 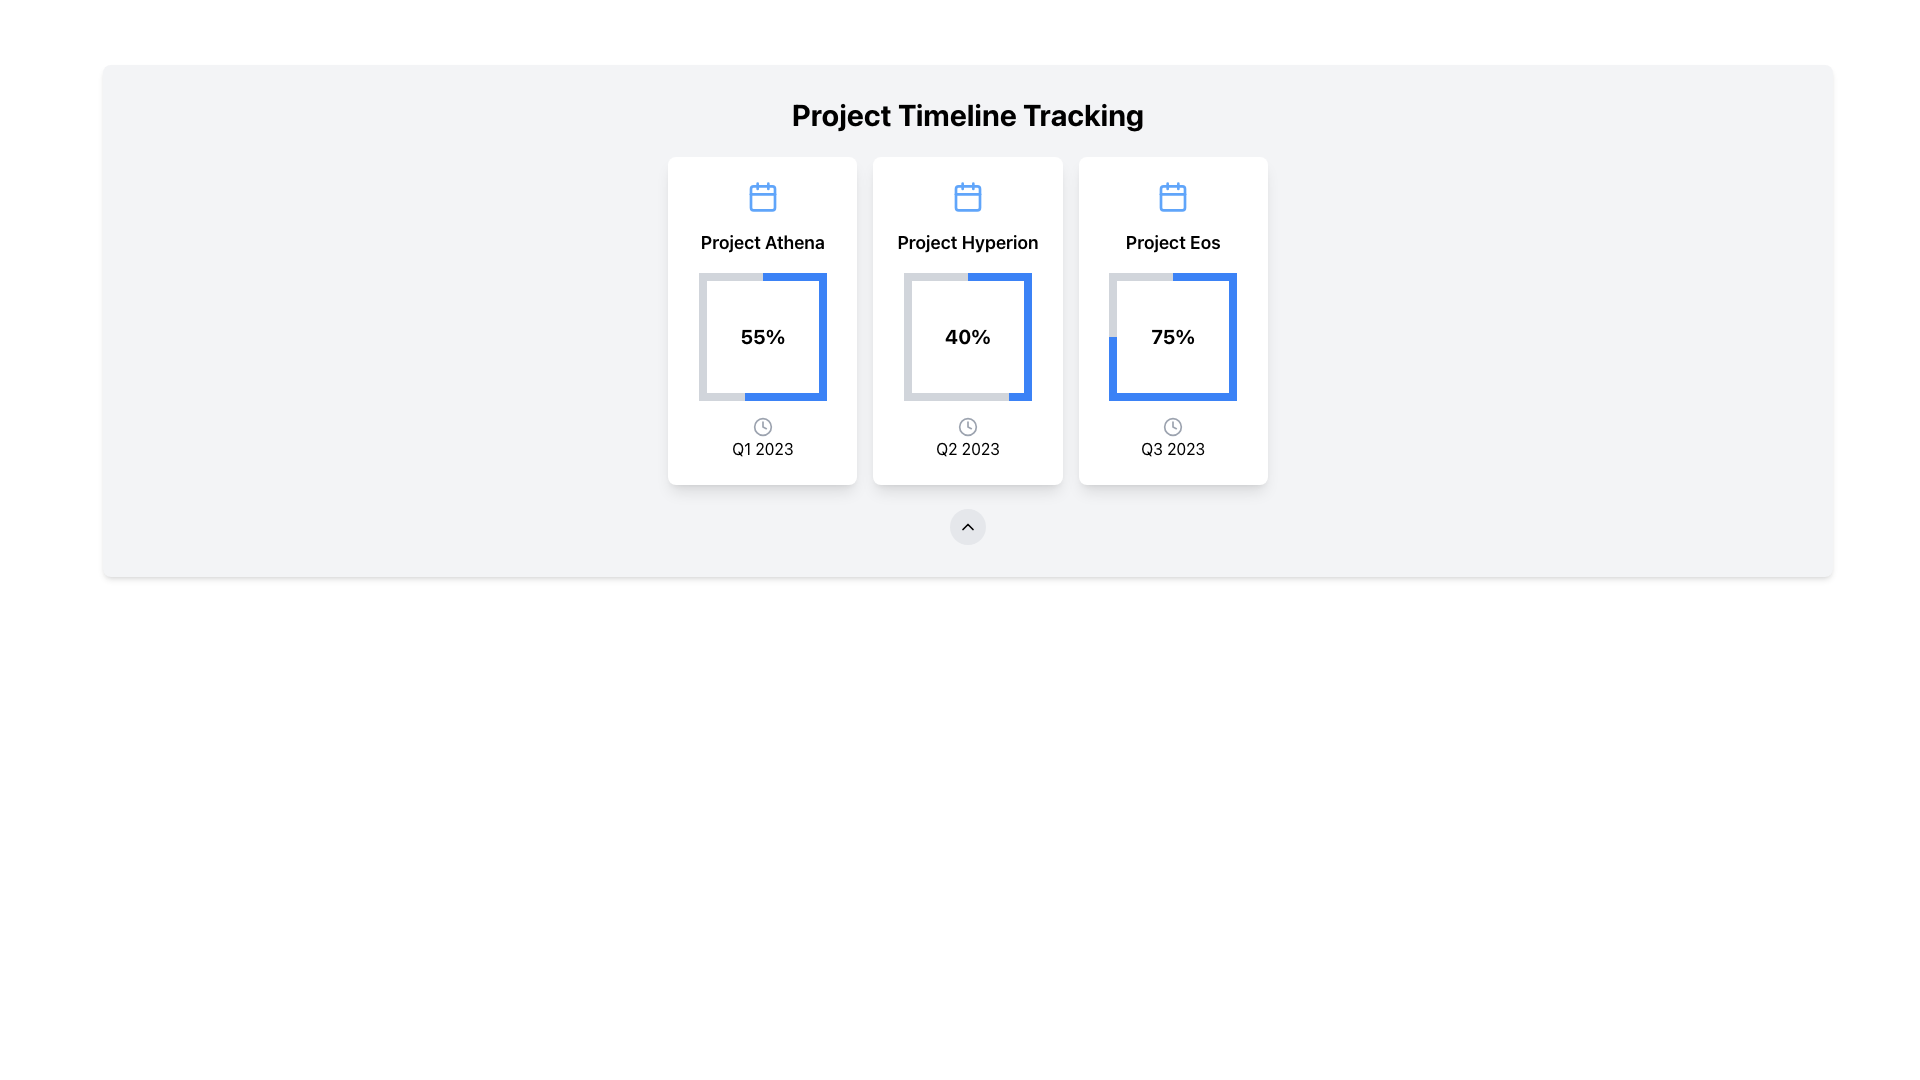 I want to click on the small upward-pointing chevron icon button, styled with a light gray circular background, located below the project blocks labeled 'Project Athena', 'Project Hyperion', and 'Project Eos', so click(x=968, y=526).